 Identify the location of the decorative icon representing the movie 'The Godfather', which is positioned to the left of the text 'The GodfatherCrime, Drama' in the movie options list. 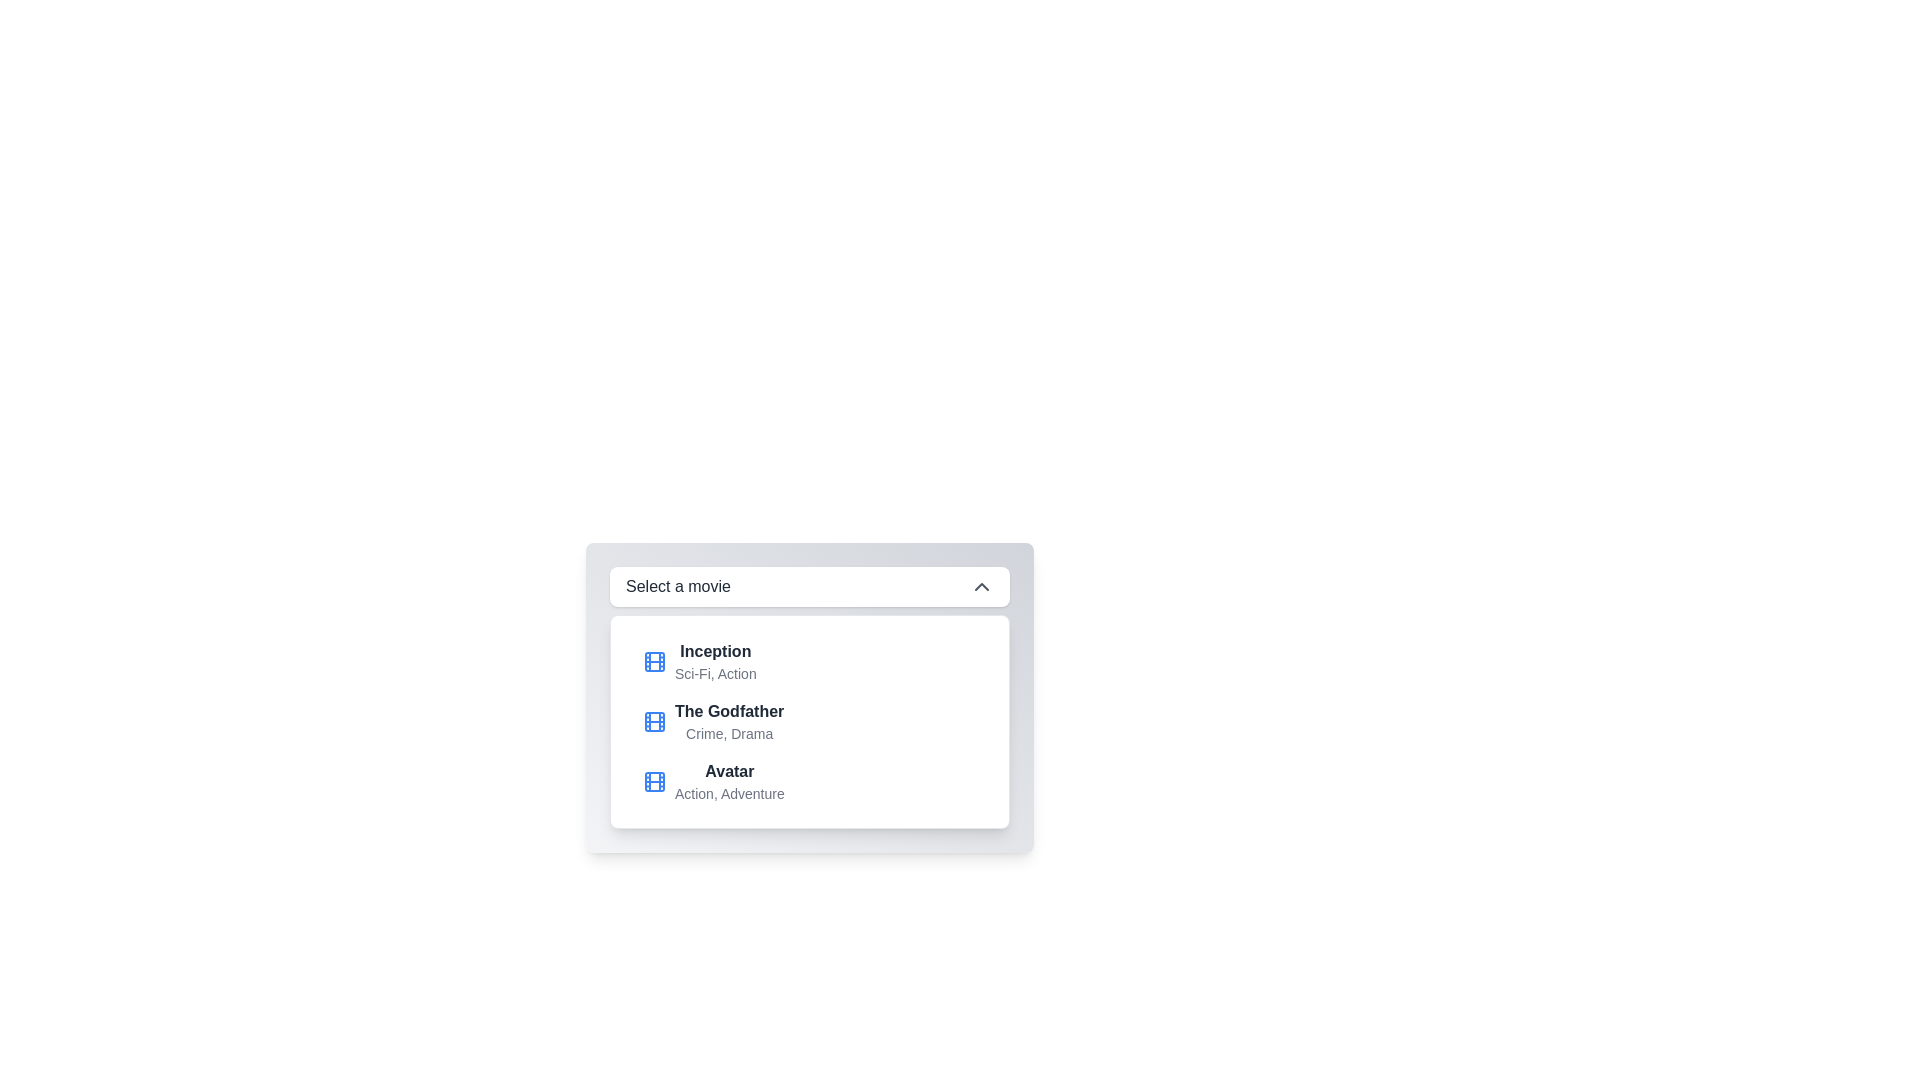
(654, 721).